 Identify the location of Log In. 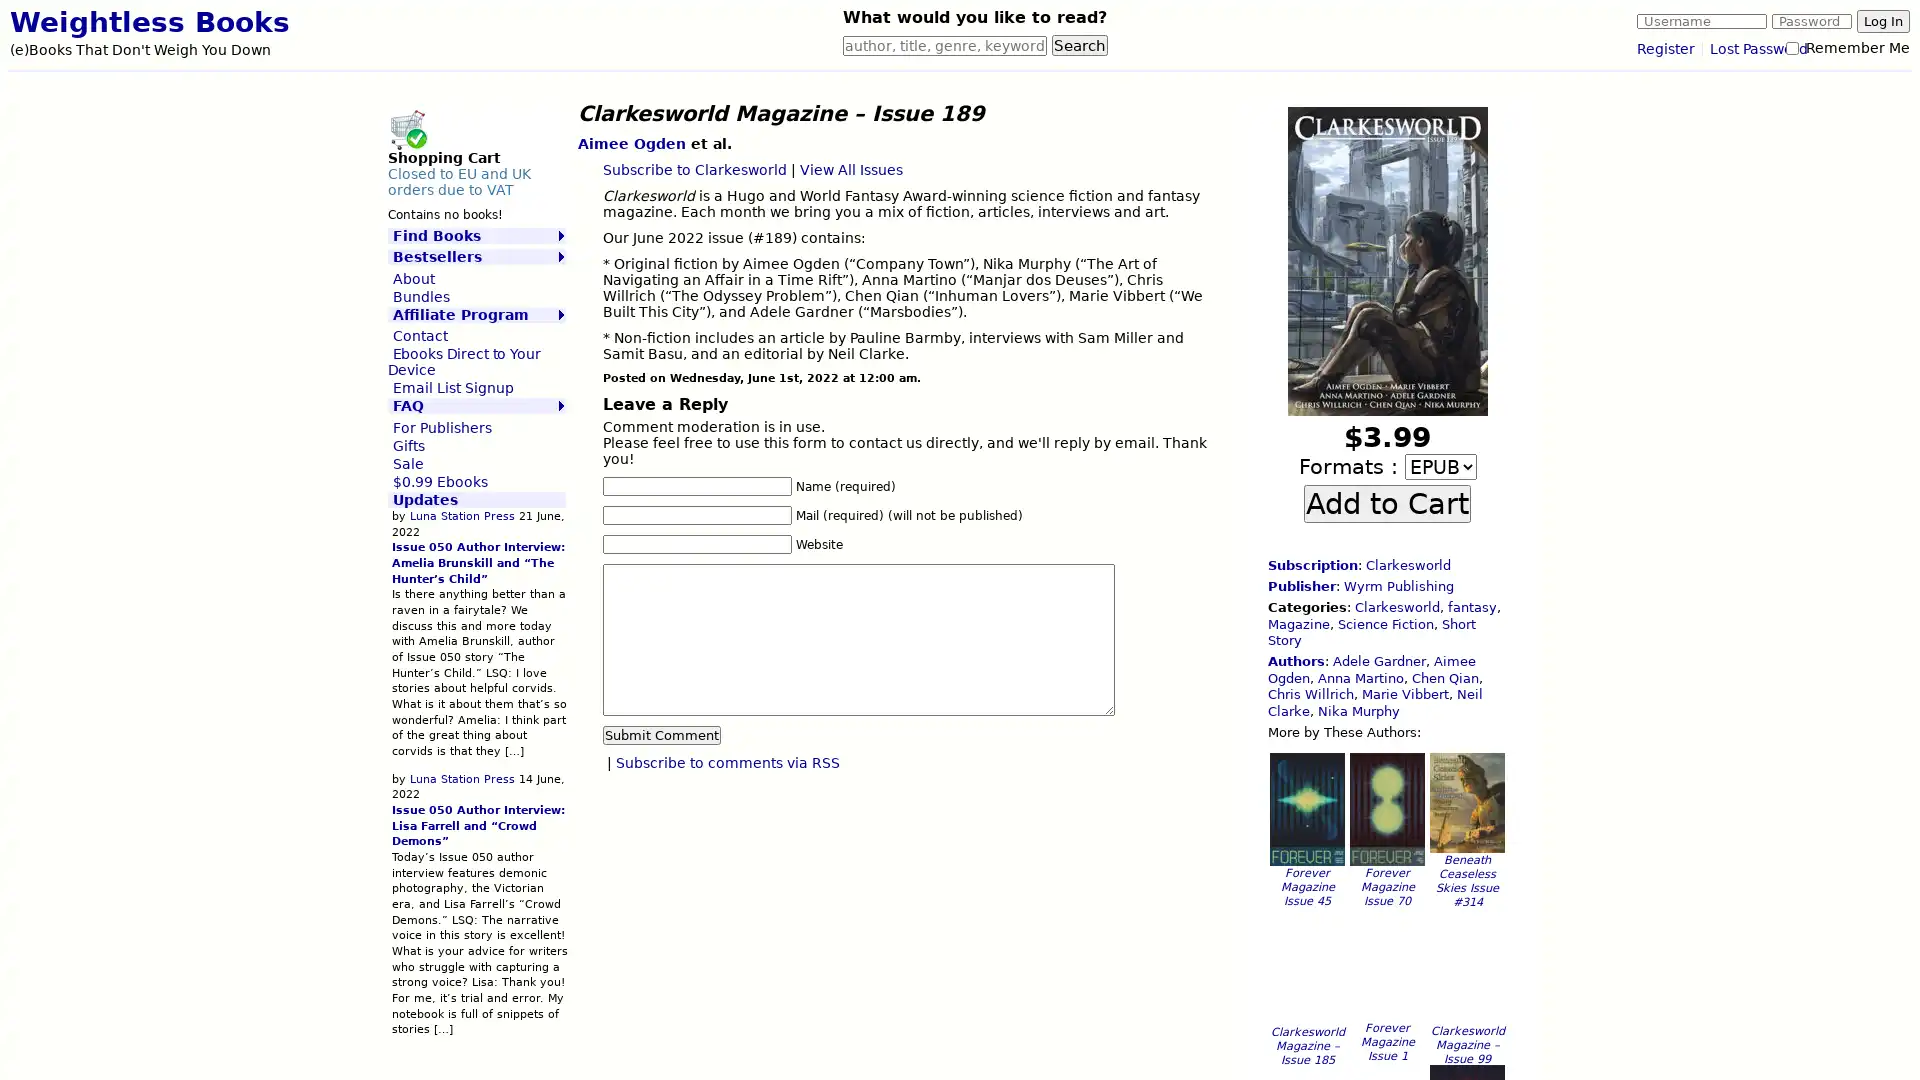
(1882, 21).